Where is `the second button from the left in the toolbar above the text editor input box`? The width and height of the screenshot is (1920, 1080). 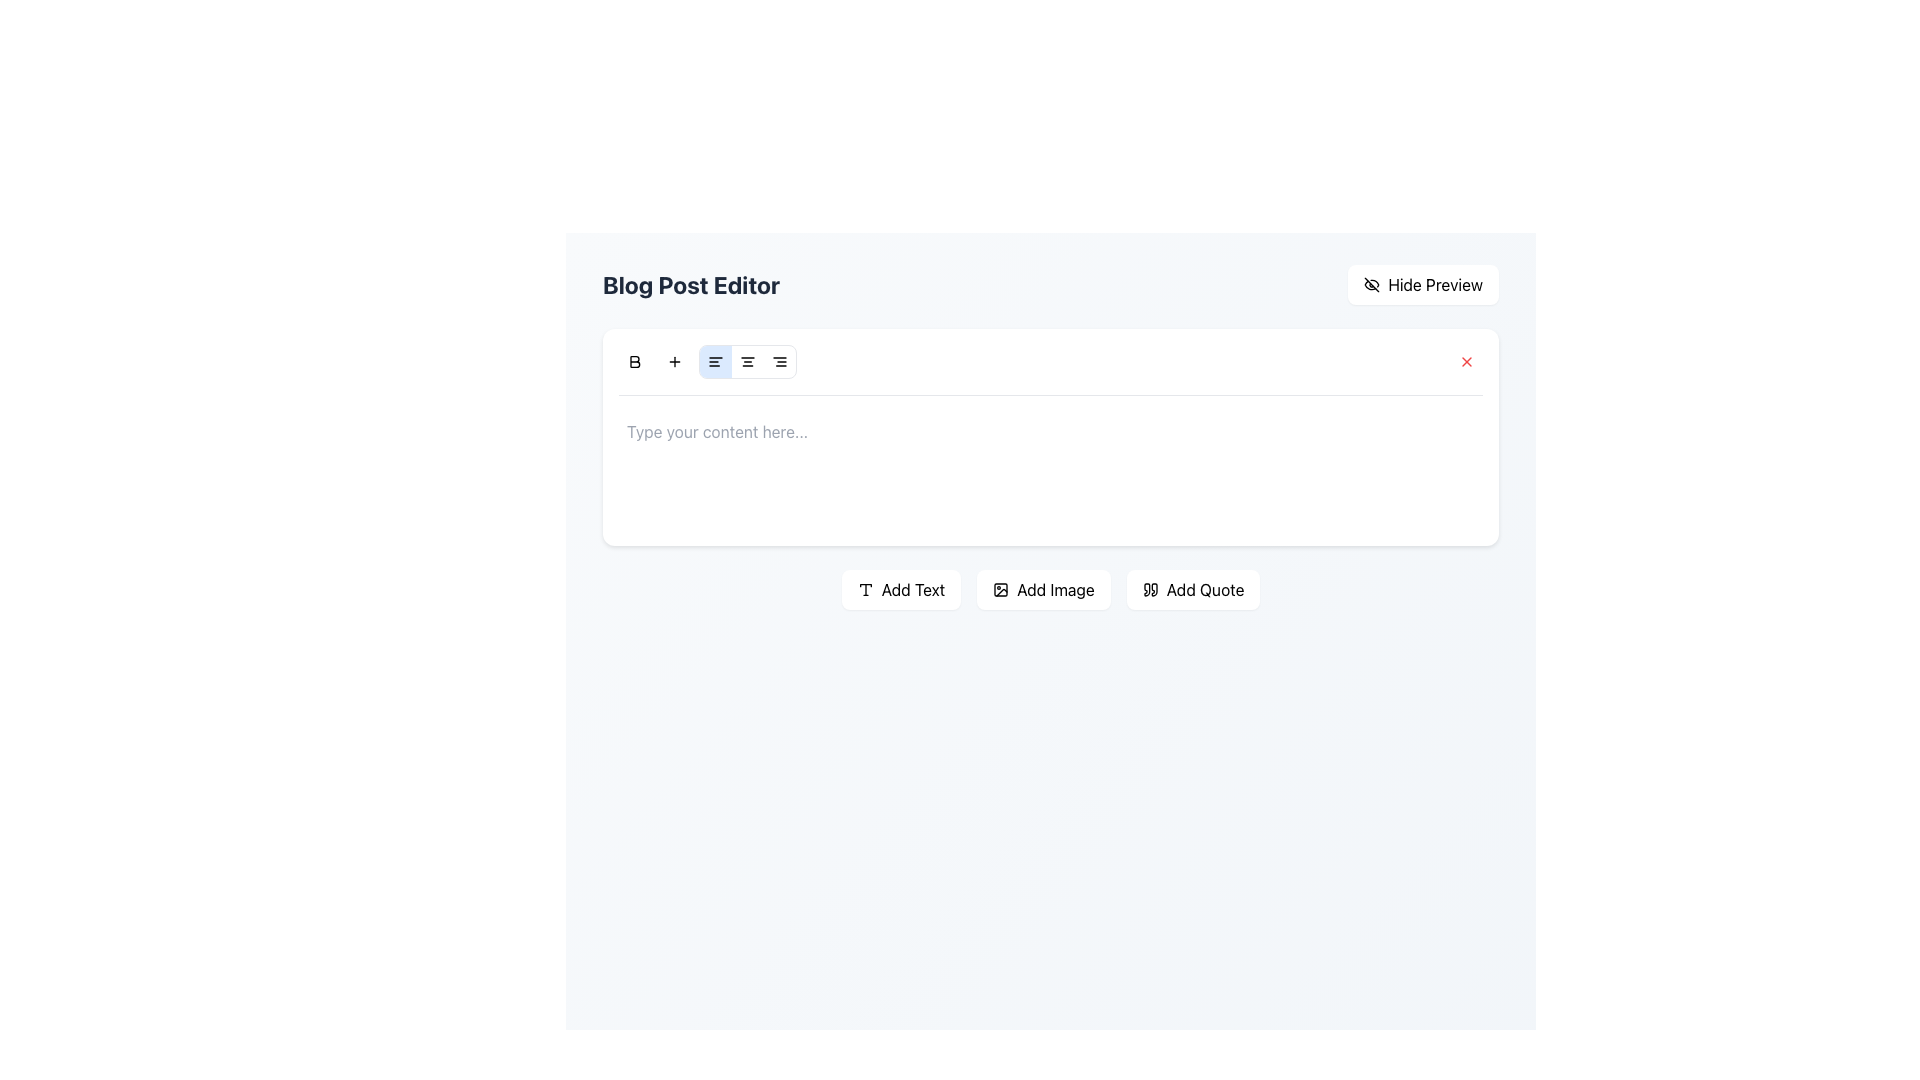 the second button from the left in the toolbar above the text editor input box is located at coordinates (675, 362).